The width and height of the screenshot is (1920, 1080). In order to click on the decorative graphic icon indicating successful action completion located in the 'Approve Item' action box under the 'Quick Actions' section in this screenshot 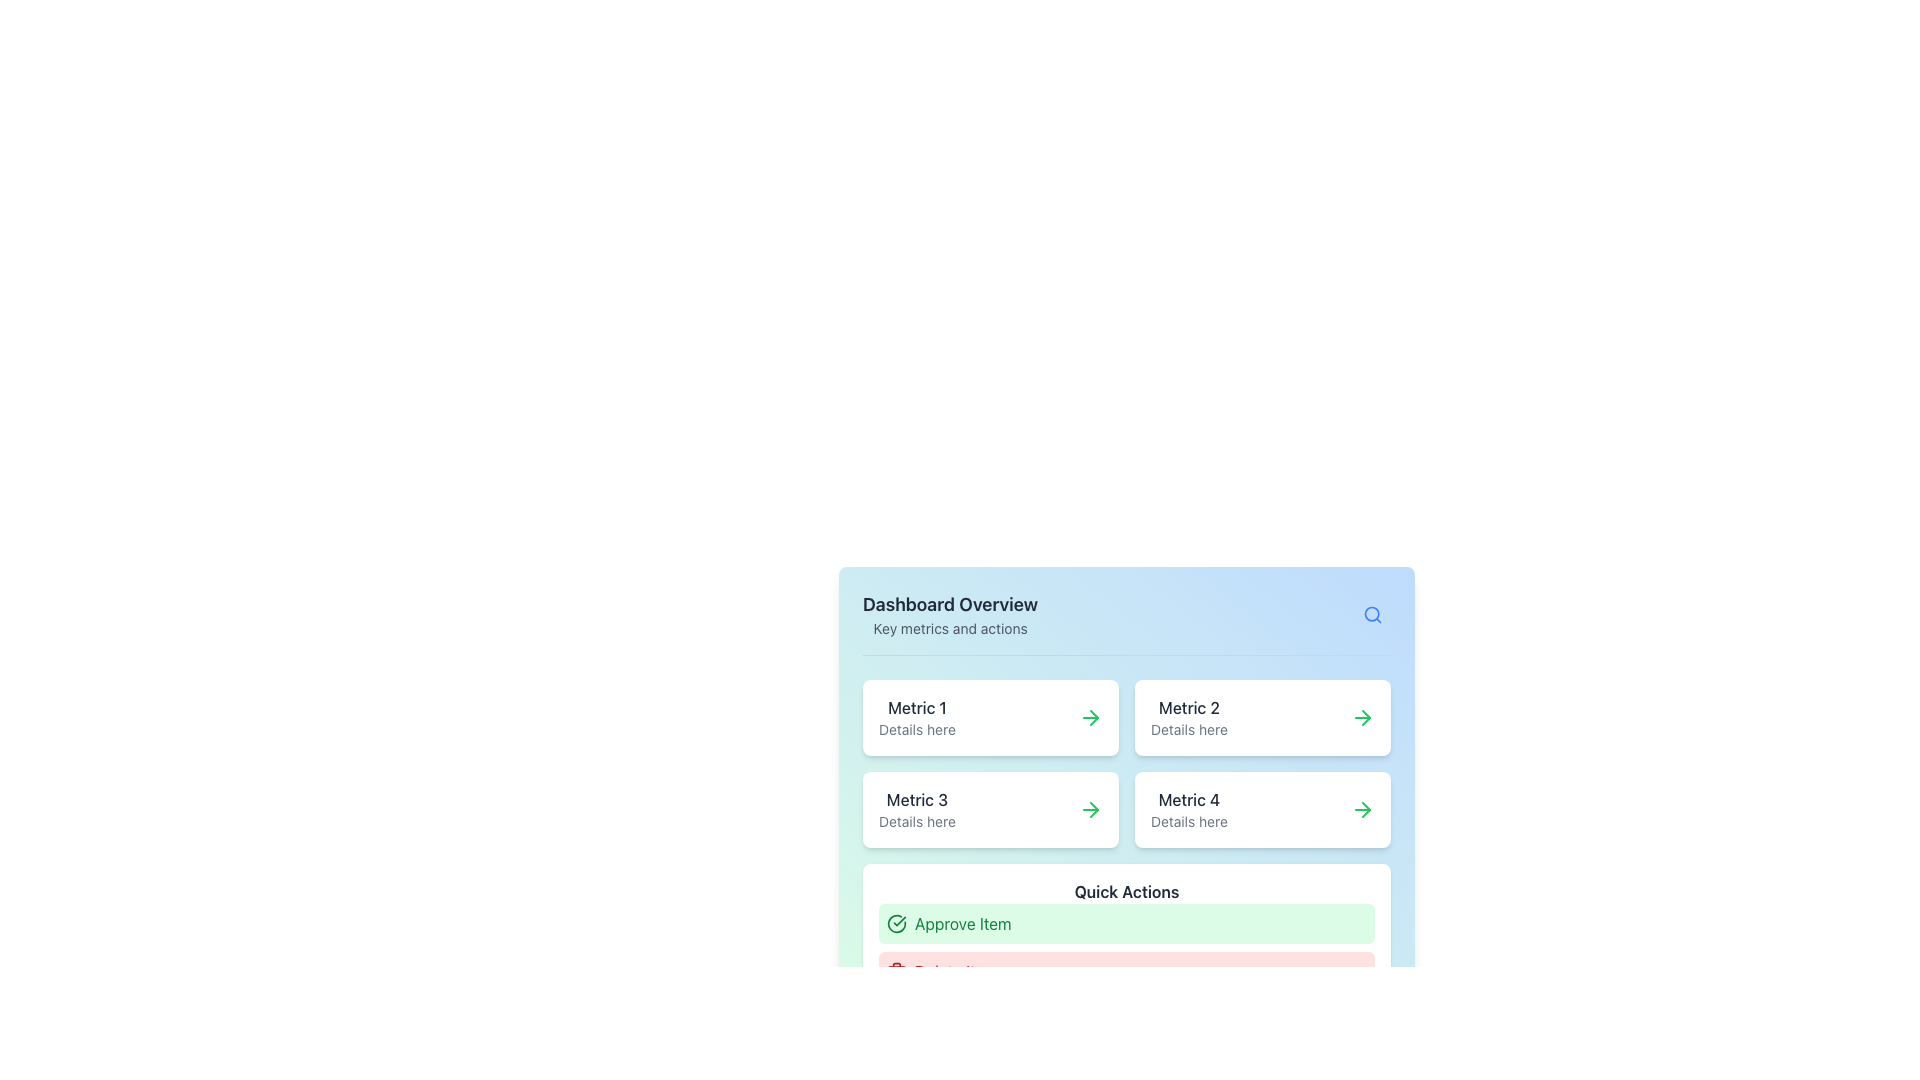, I will do `click(896, 924)`.